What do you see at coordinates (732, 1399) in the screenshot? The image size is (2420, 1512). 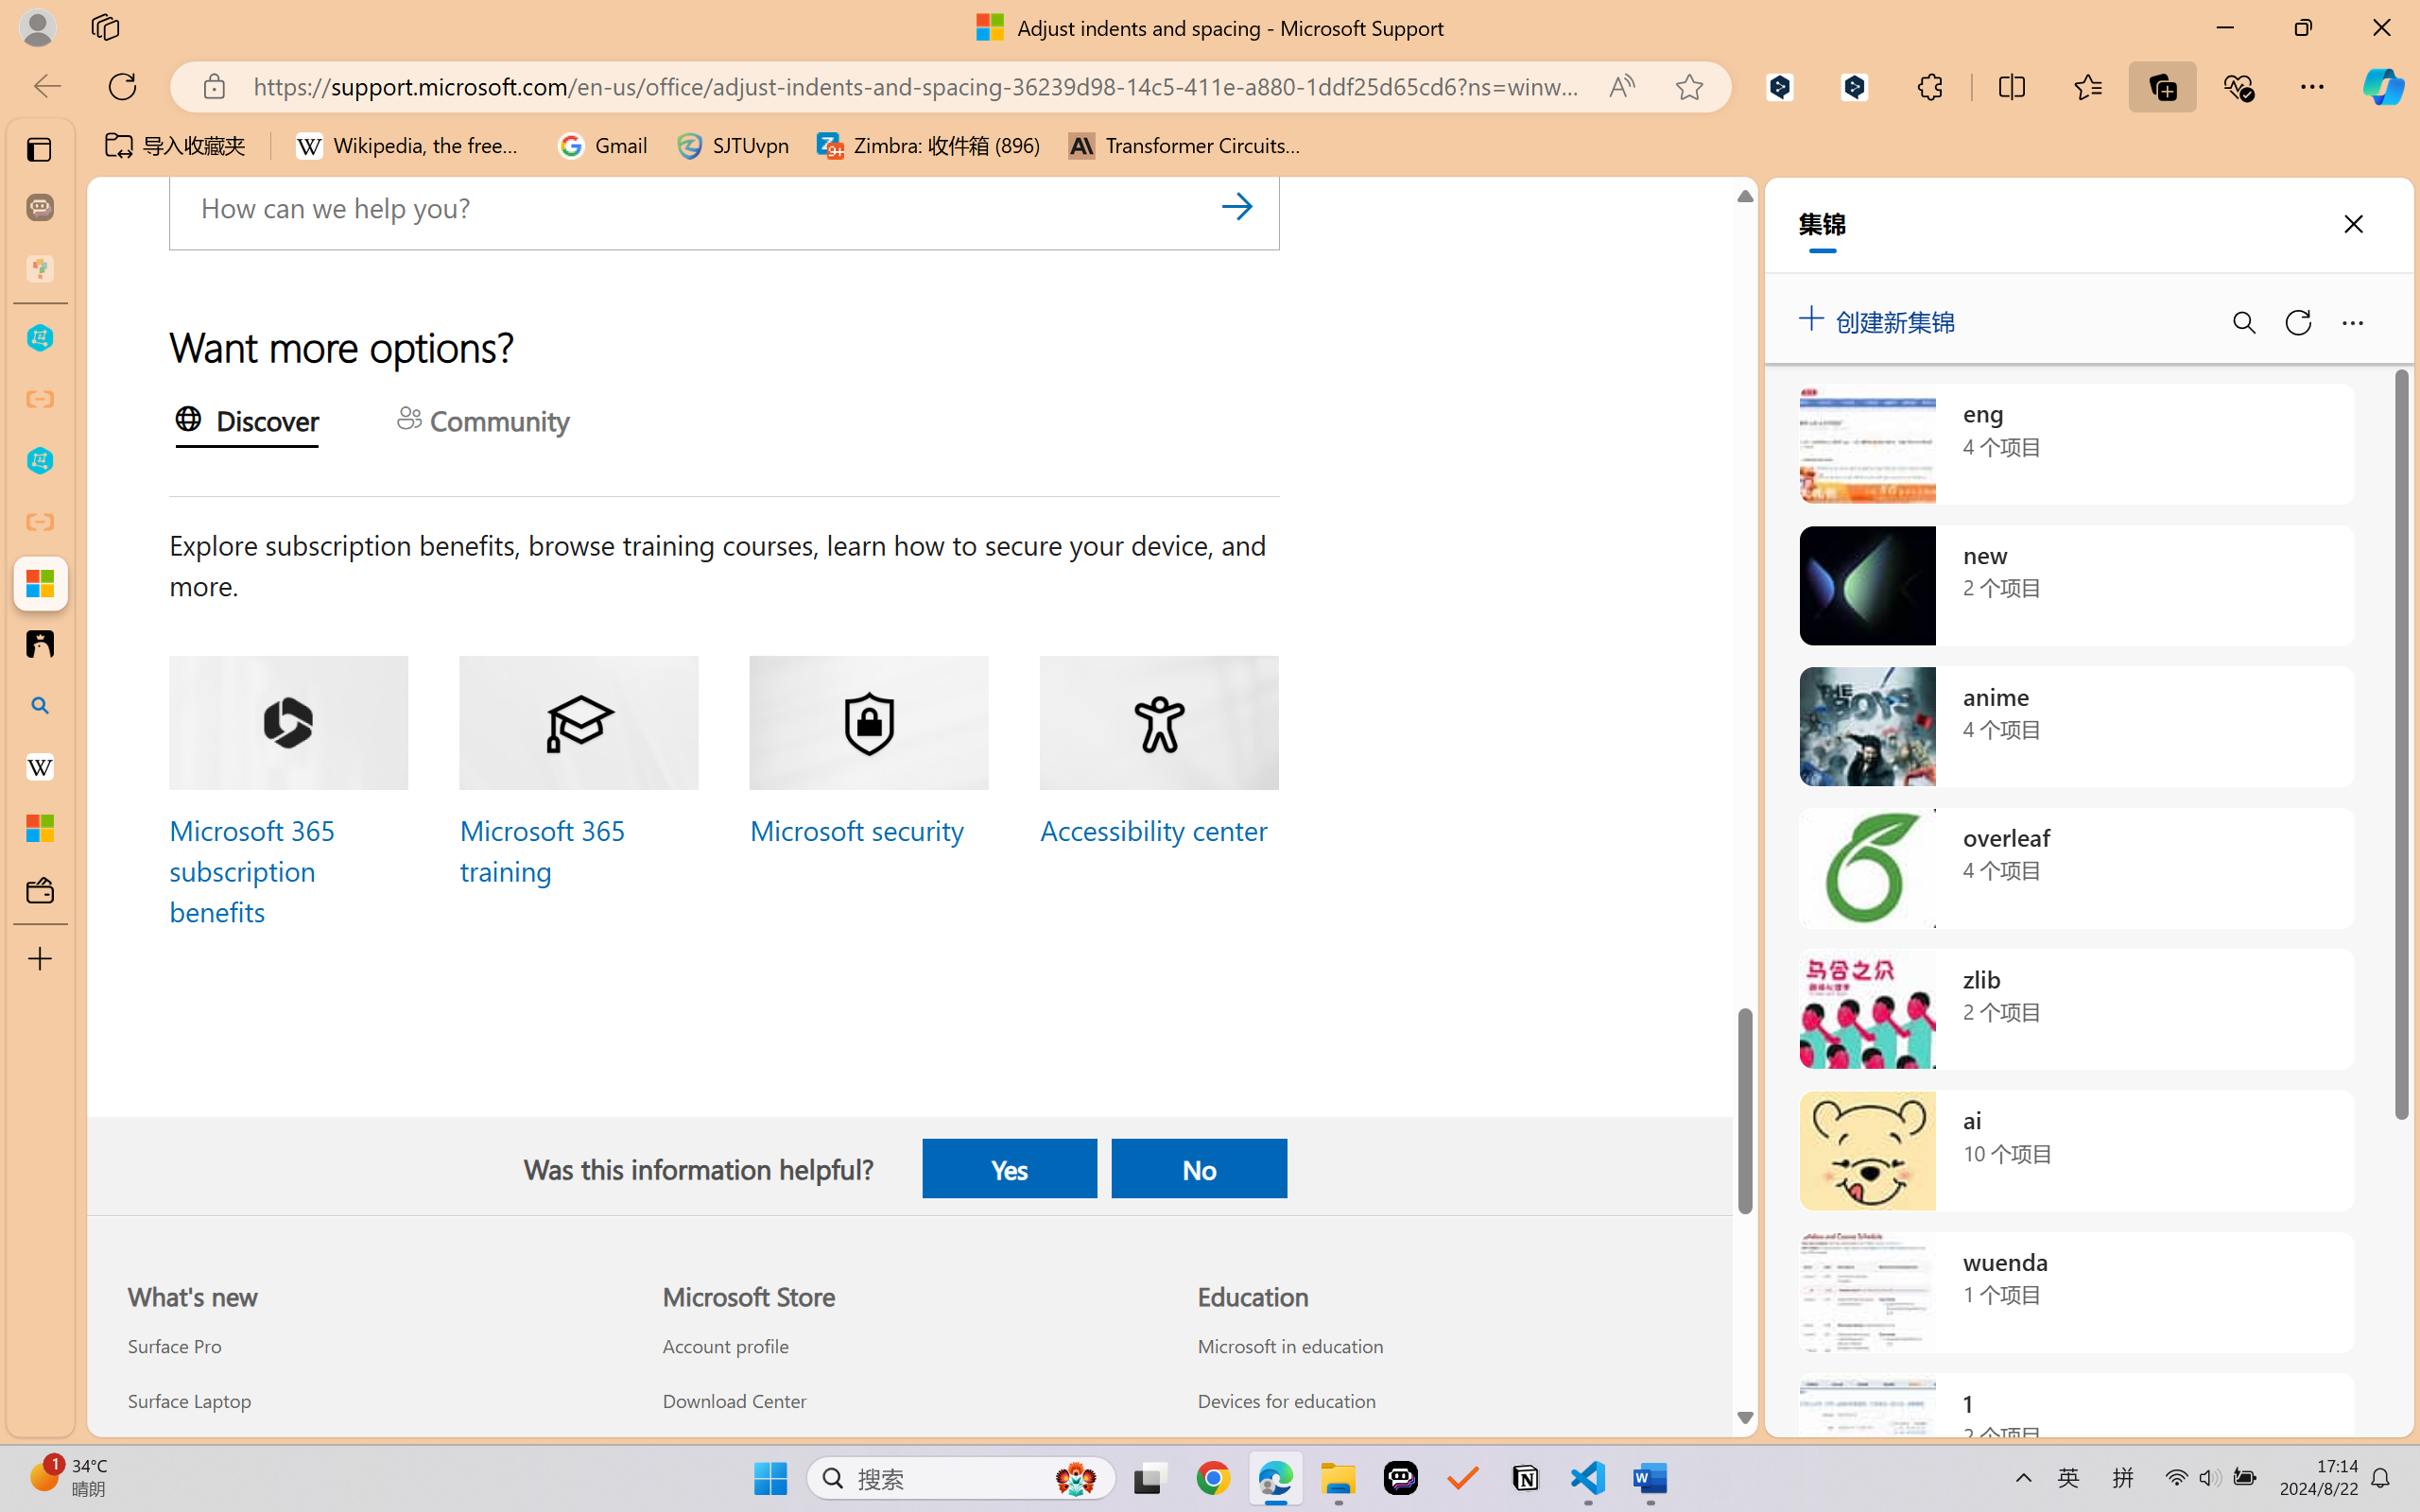 I see `'Download Center Microsoft Store'` at bounding box center [732, 1399].